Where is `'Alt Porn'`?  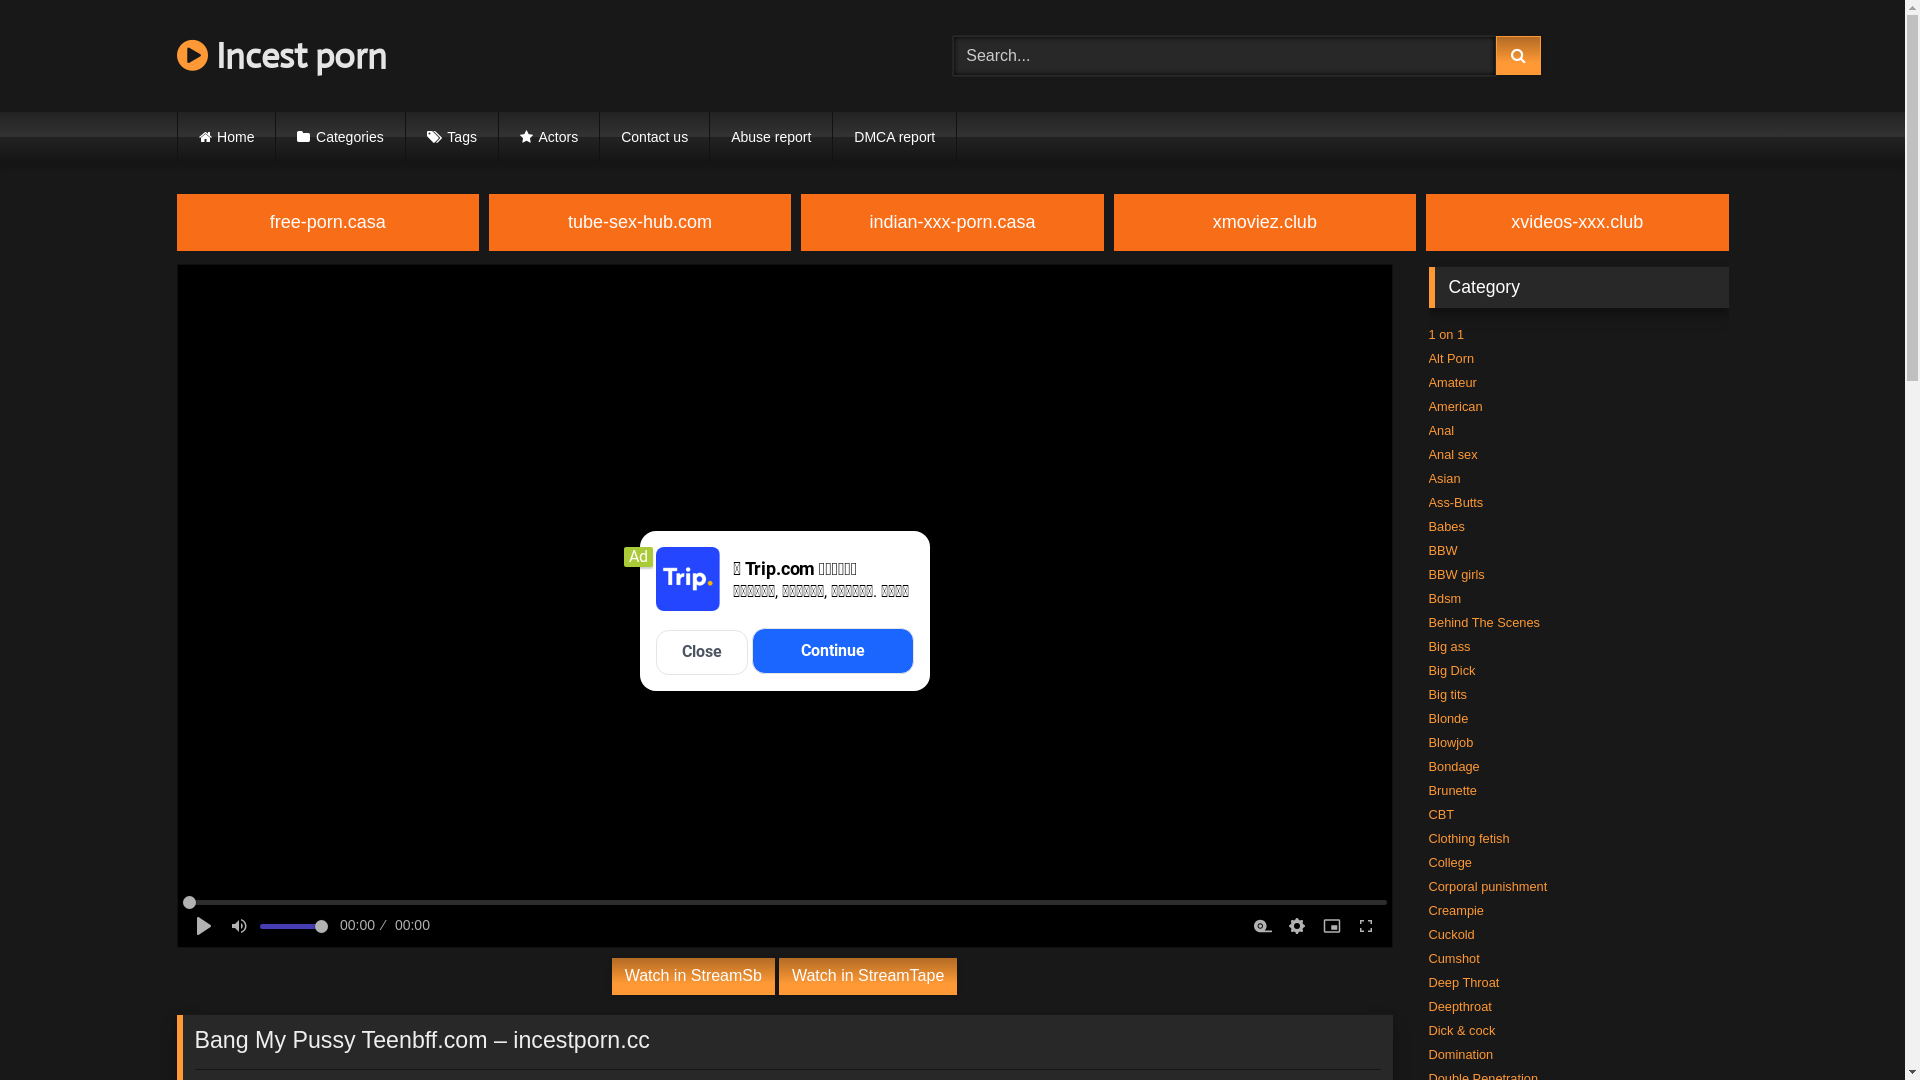
'Alt Porn' is located at coordinates (1450, 357).